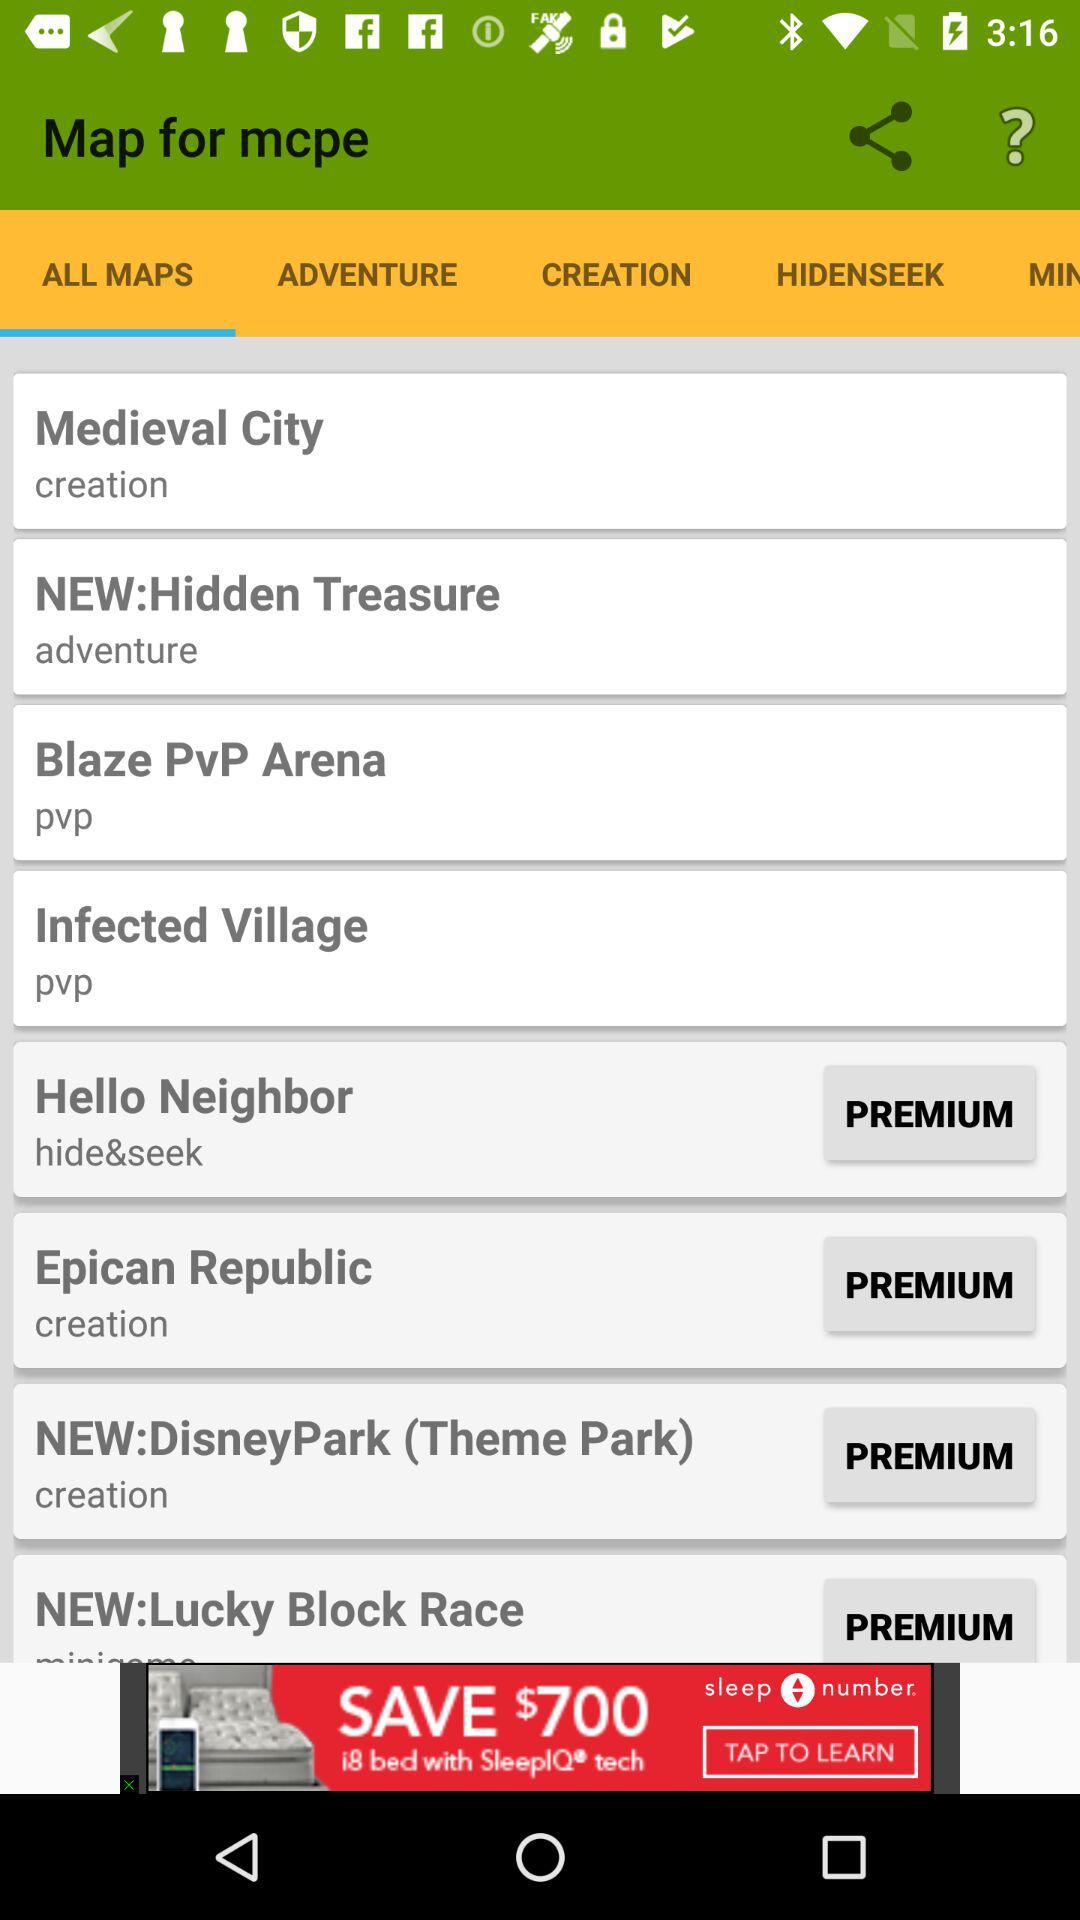 This screenshot has width=1080, height=1920. I want to click on the item below the minigame, so click(137, 1775).